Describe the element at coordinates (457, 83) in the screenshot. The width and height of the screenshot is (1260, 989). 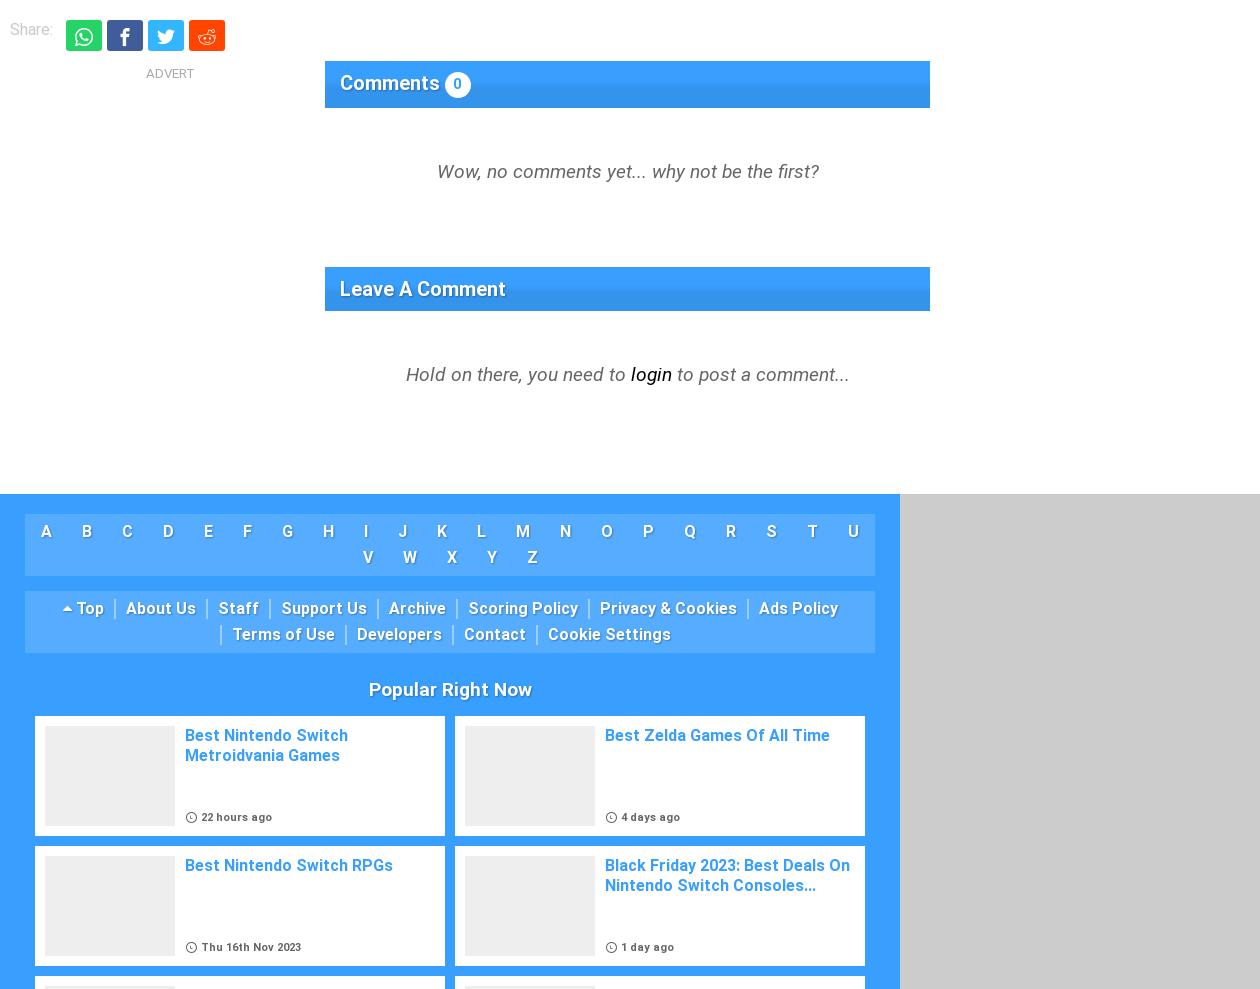
I see `'0'` at that location.